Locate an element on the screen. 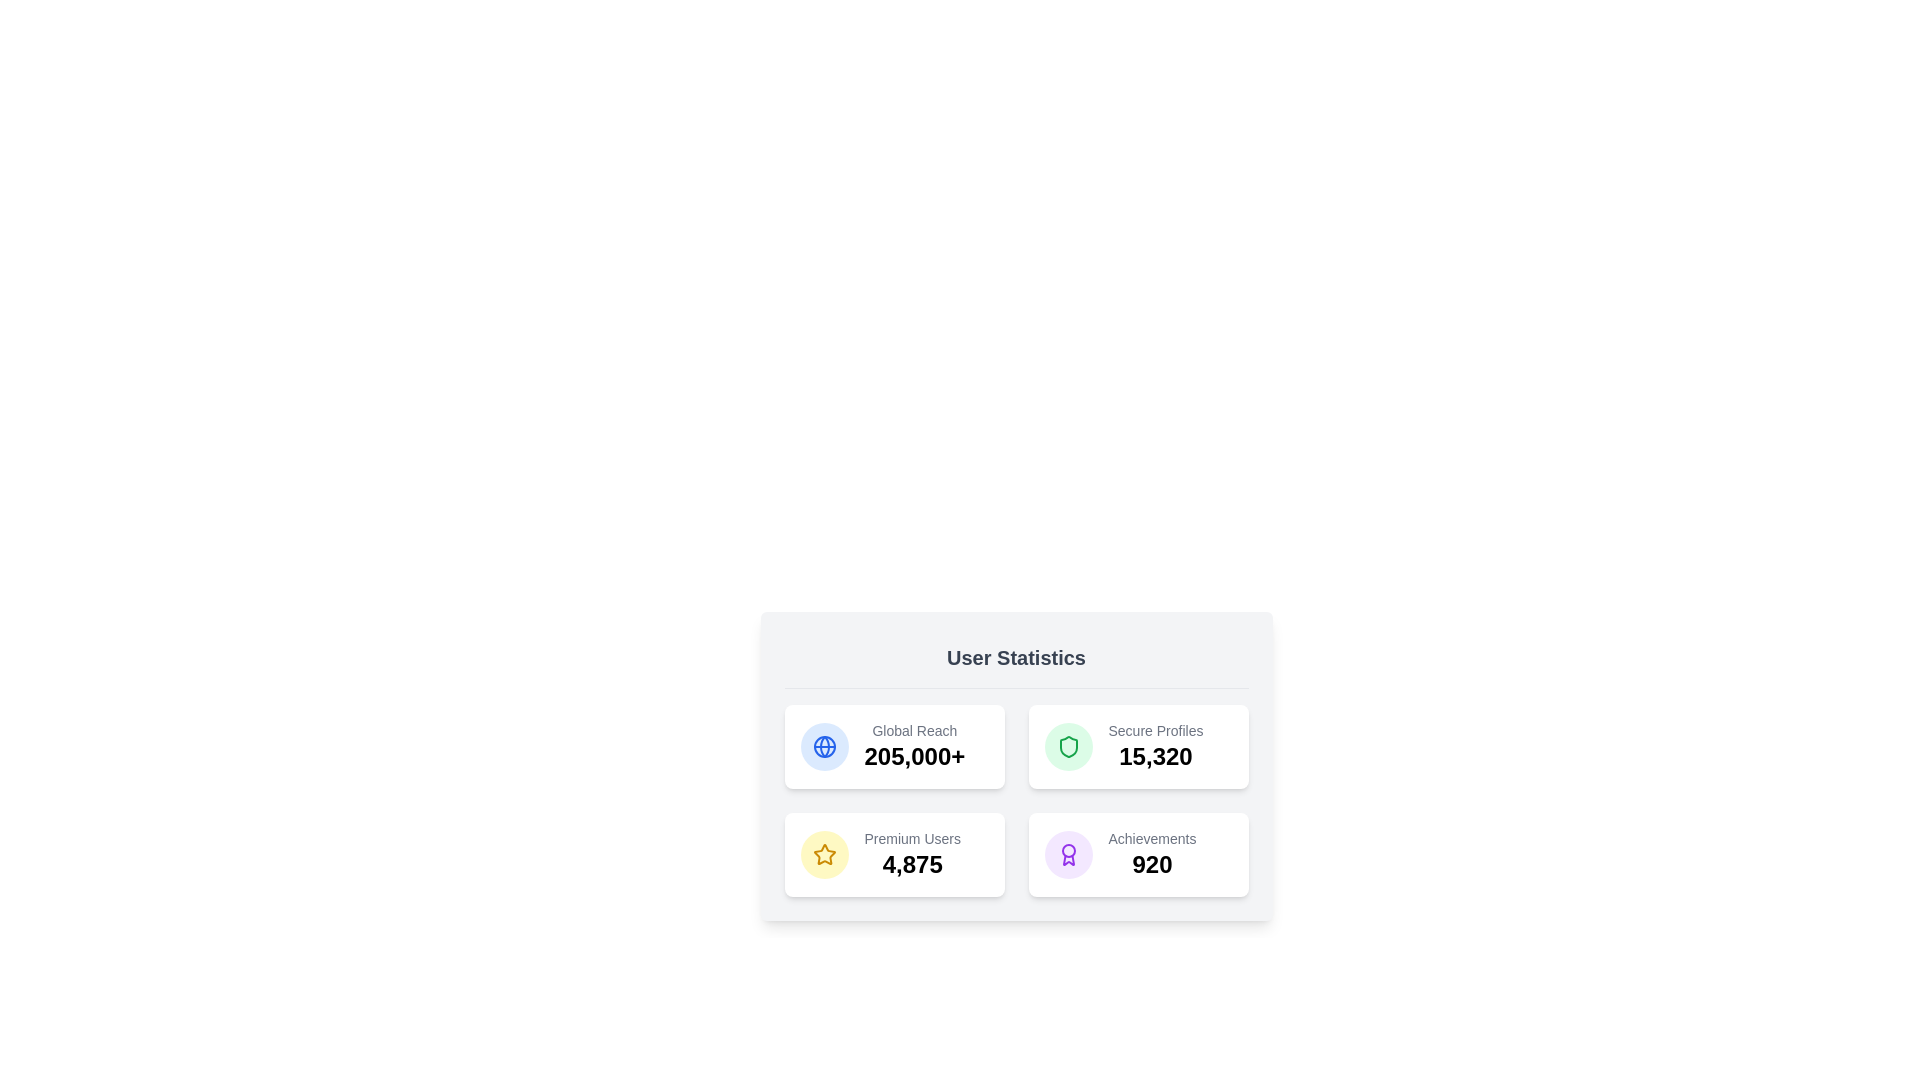  the static text label displaying 'Secure Profiles' located in the top-right quadrant of the 'User Statistics' card, positioned above the number '15,320' and adjacent to the green shield icon is located at coordinates (1156, 731).